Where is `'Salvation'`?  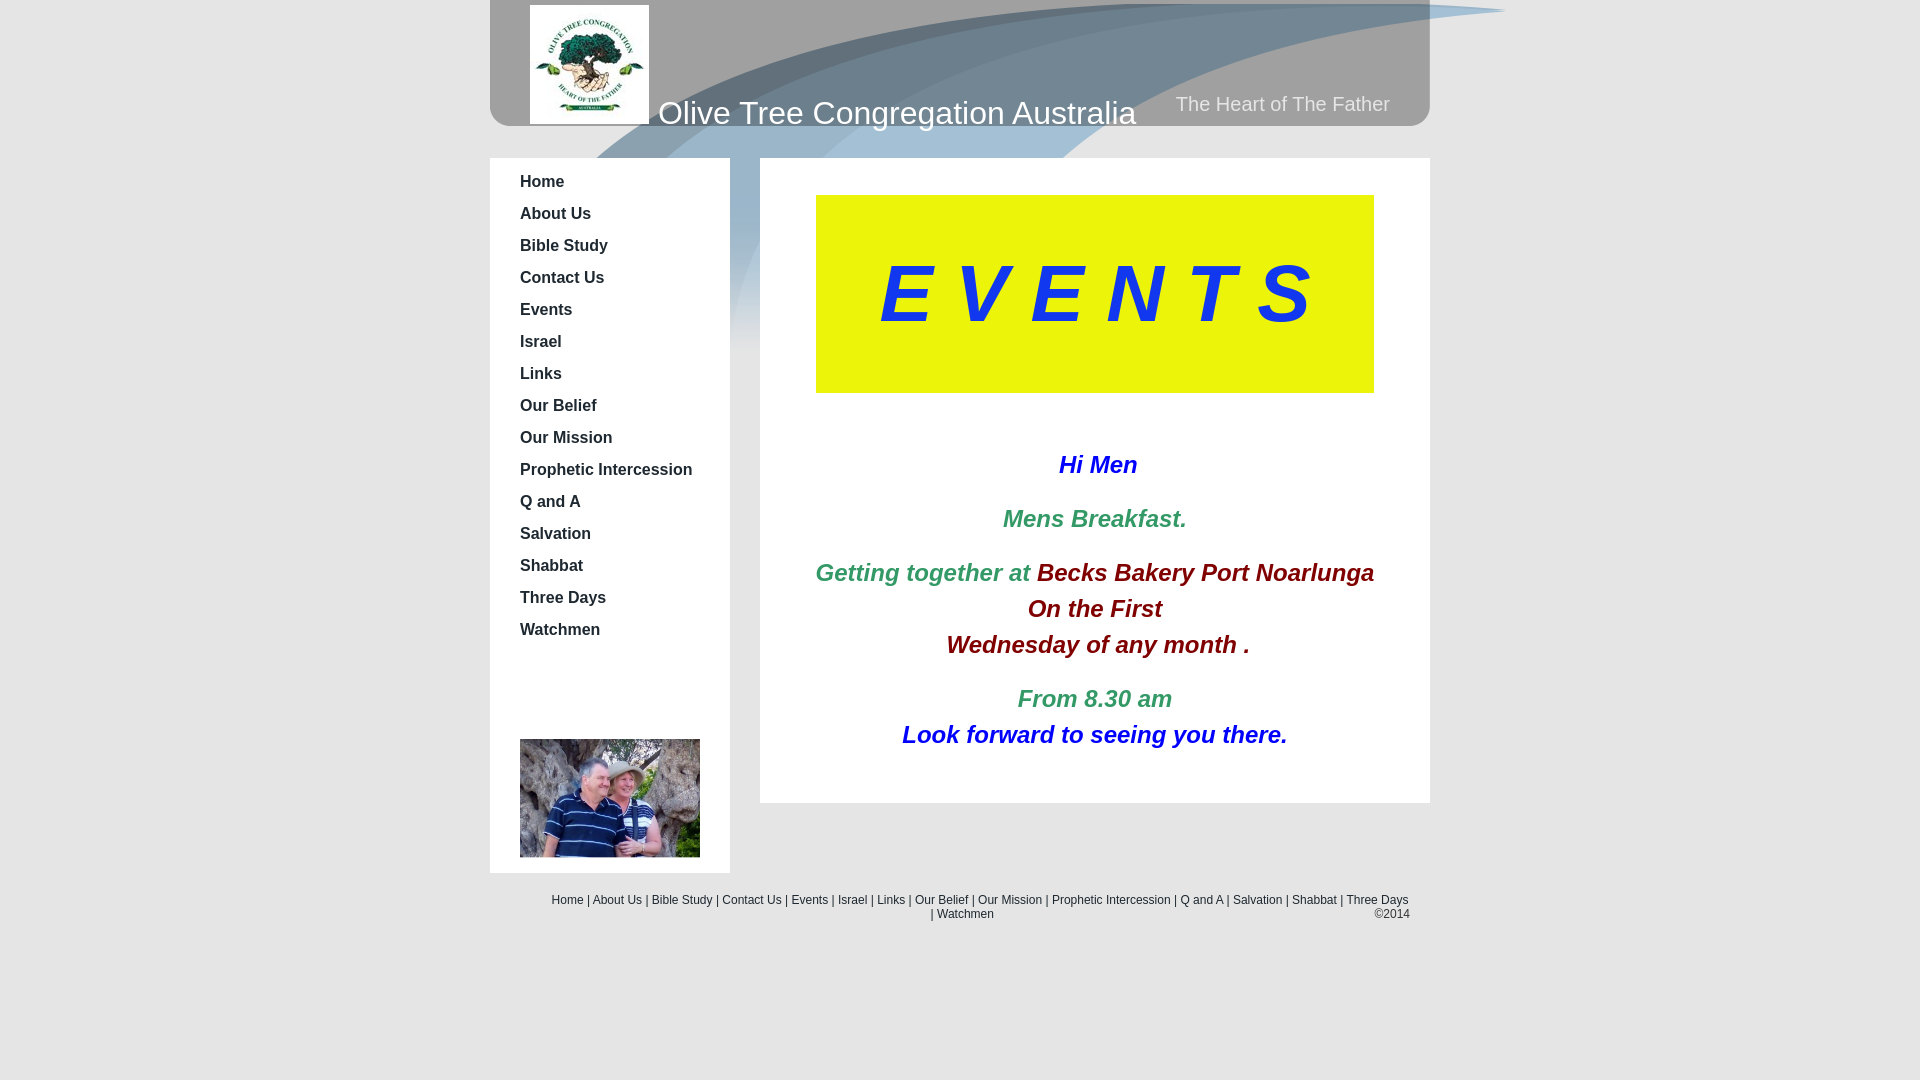
'Salvation' is located at coordinates (1256, 898).